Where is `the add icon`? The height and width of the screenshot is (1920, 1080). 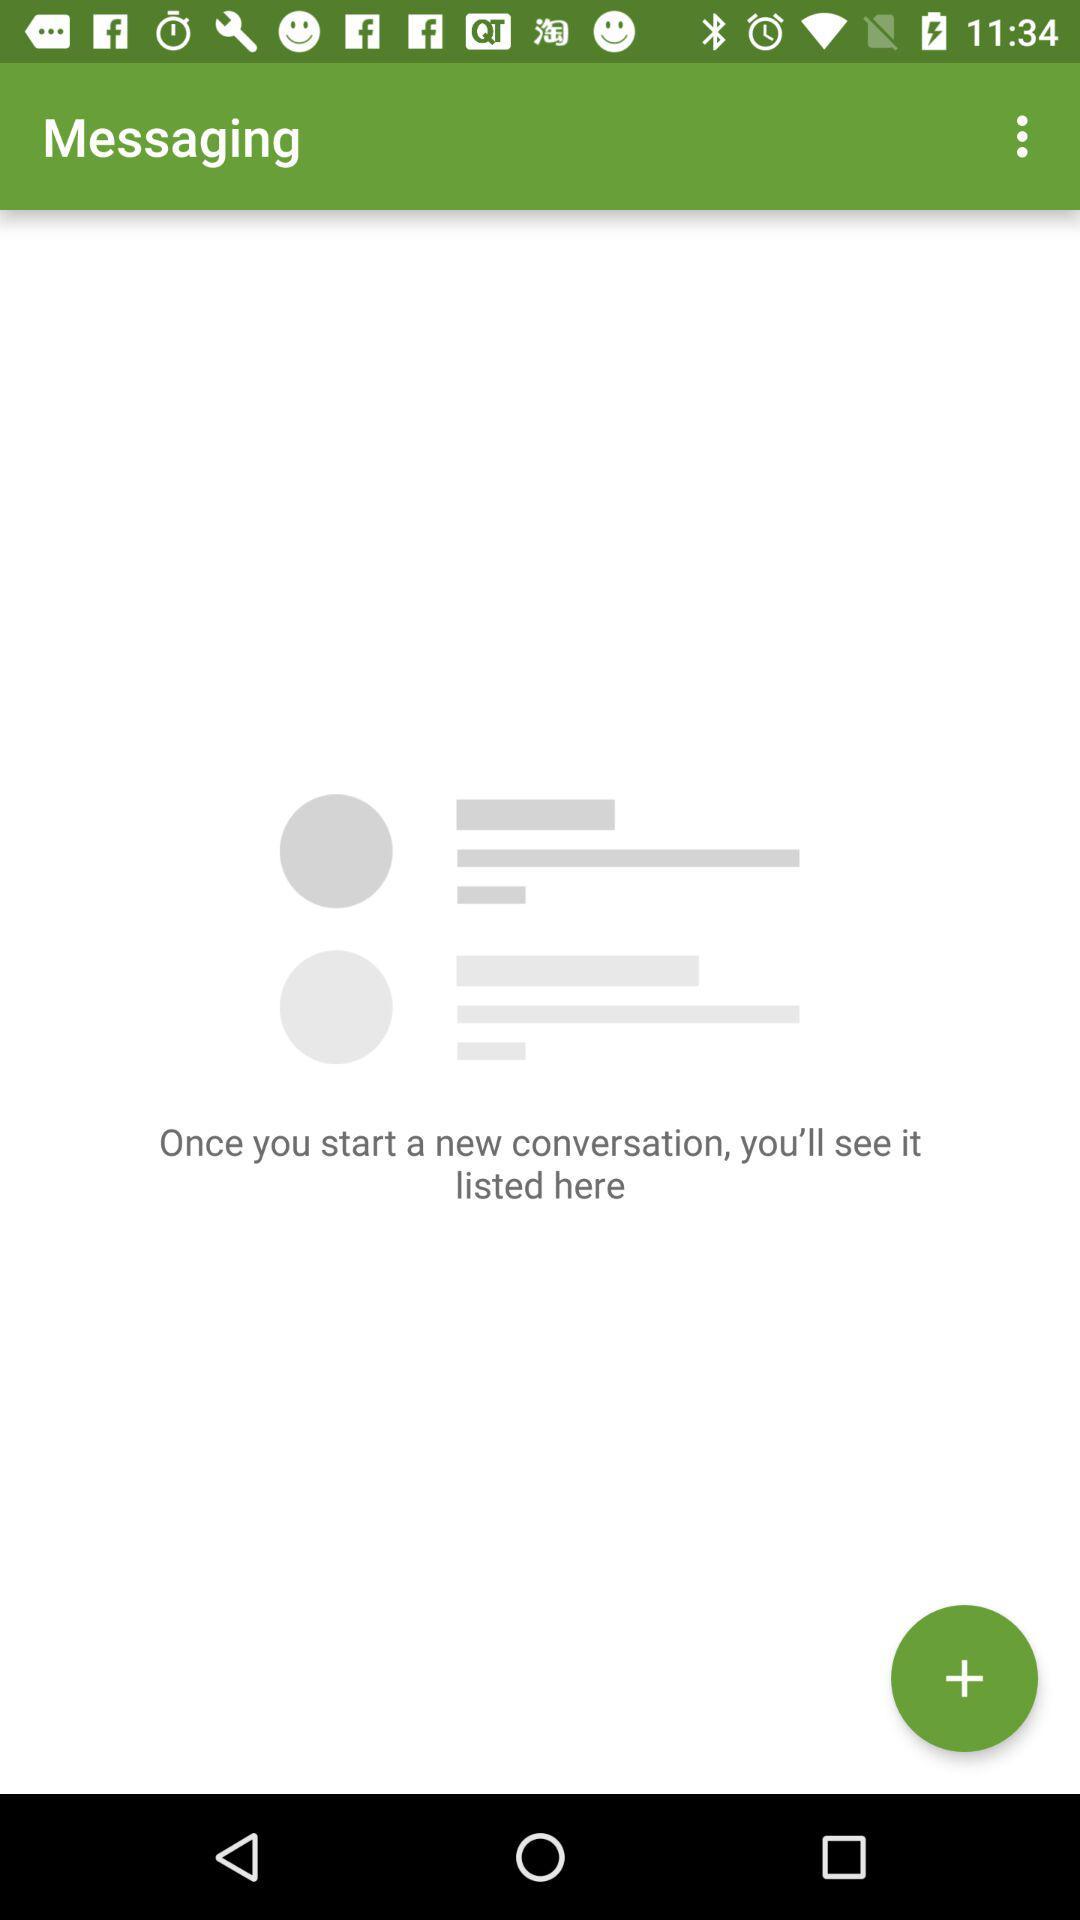
the add icon is located at coordinates (963, 1678).